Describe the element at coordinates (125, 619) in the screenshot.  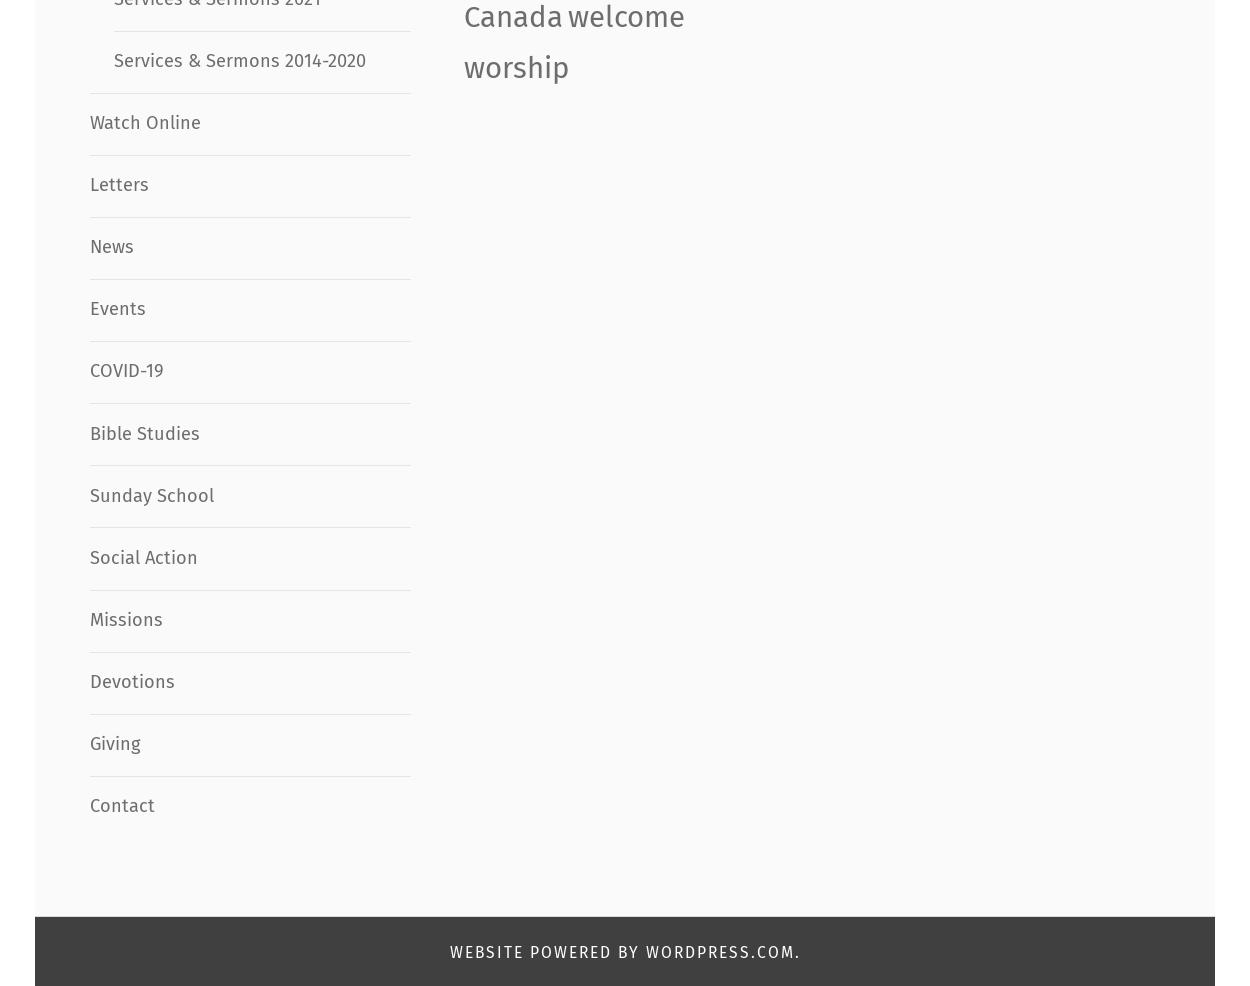
I see `'Missions'` at that location.